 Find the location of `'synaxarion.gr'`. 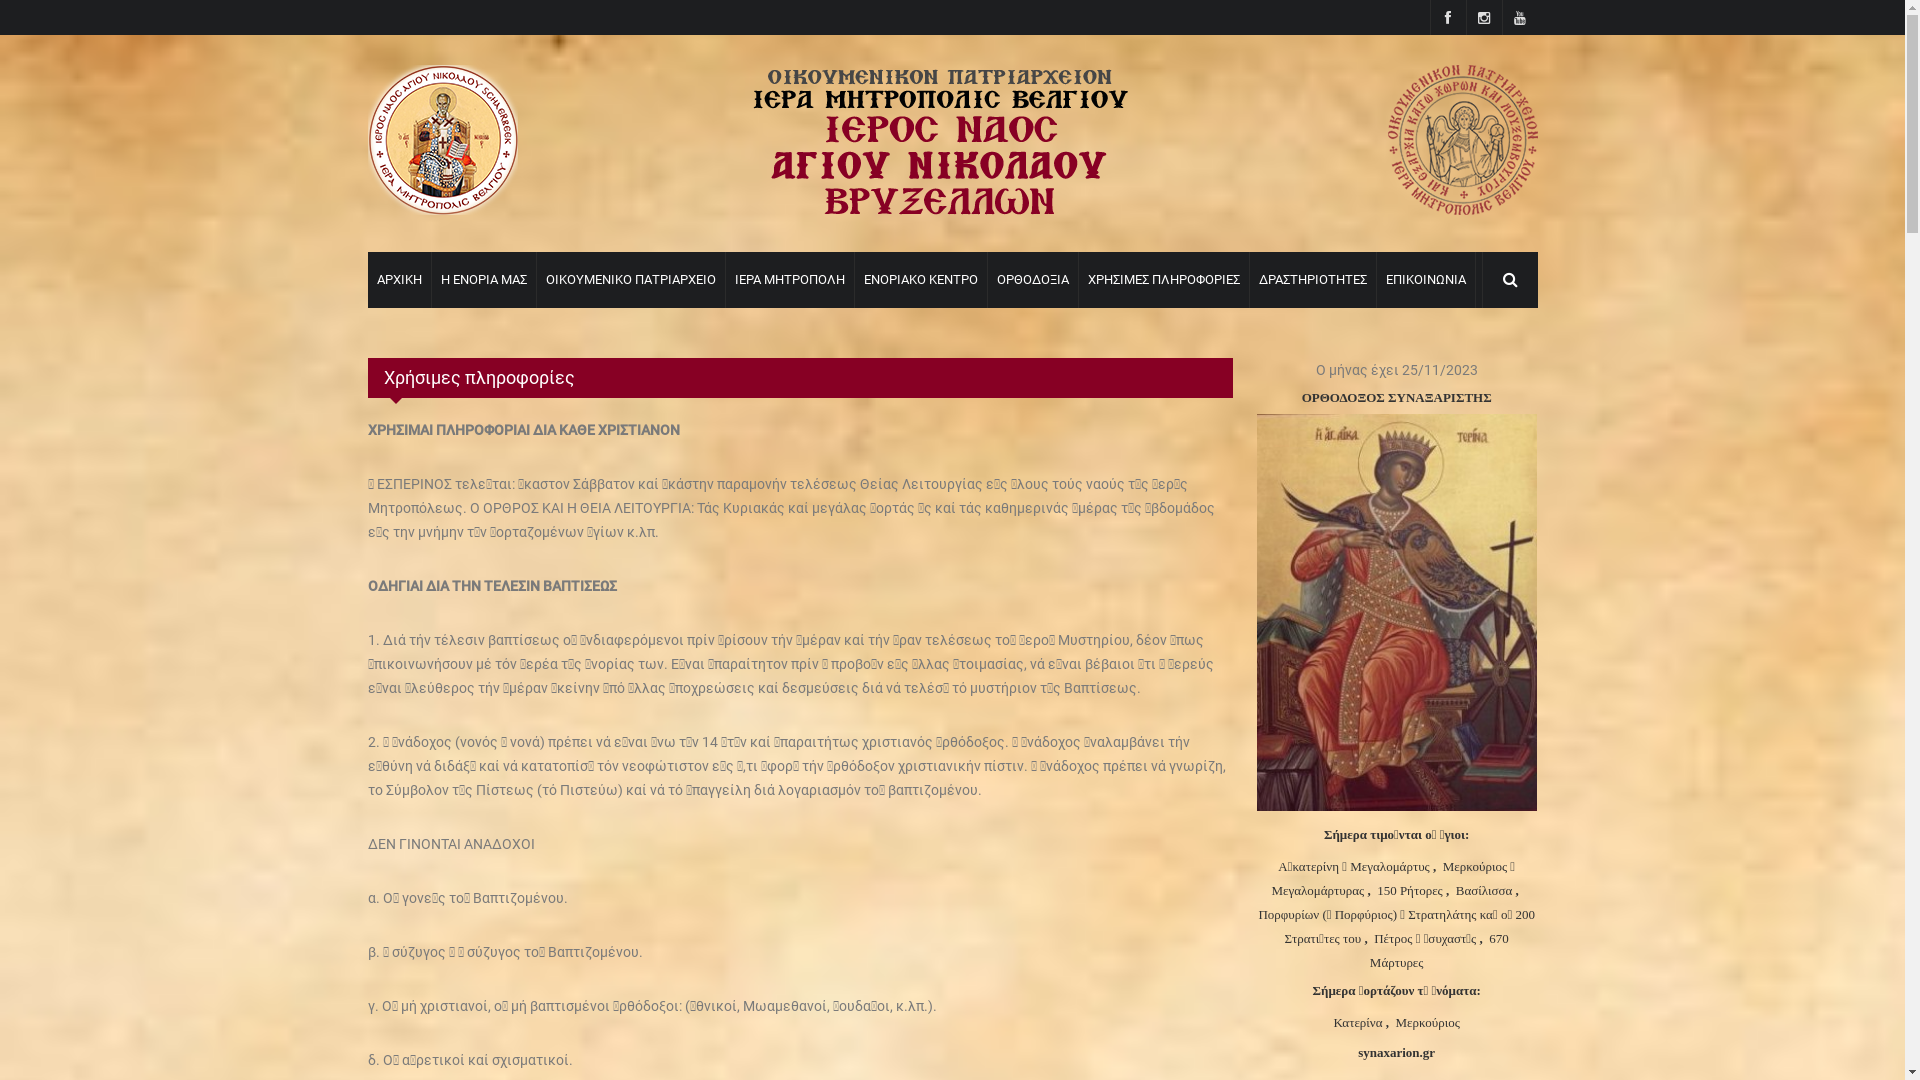

'synaxarion.gr' is located at coordinates (1395, 1051).